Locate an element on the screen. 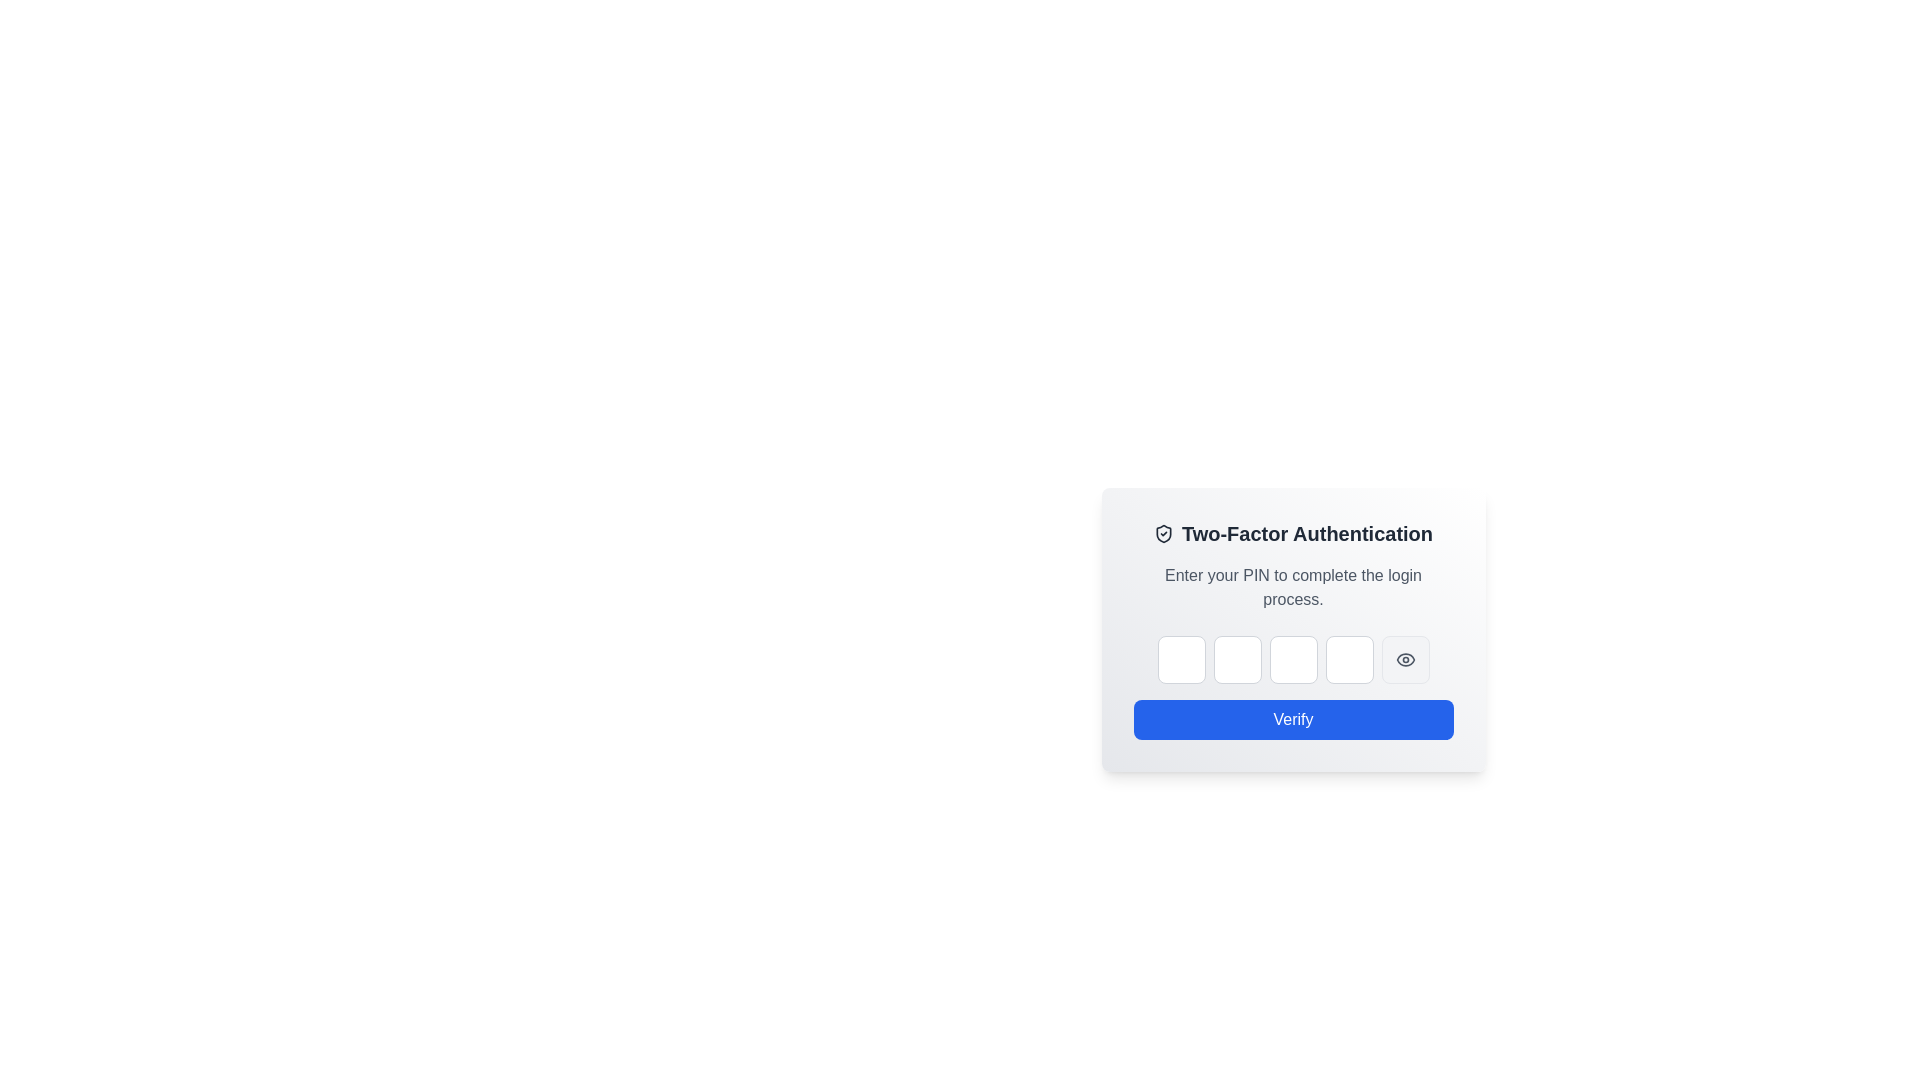 The width and height of the screenshot is (1920, 1080). on the square password input field with a light gray border and rounded corners, which is the first of a series of horizontal input fields under the 'Two-Factor Authentication' title is located at coordinates (1181, 659).